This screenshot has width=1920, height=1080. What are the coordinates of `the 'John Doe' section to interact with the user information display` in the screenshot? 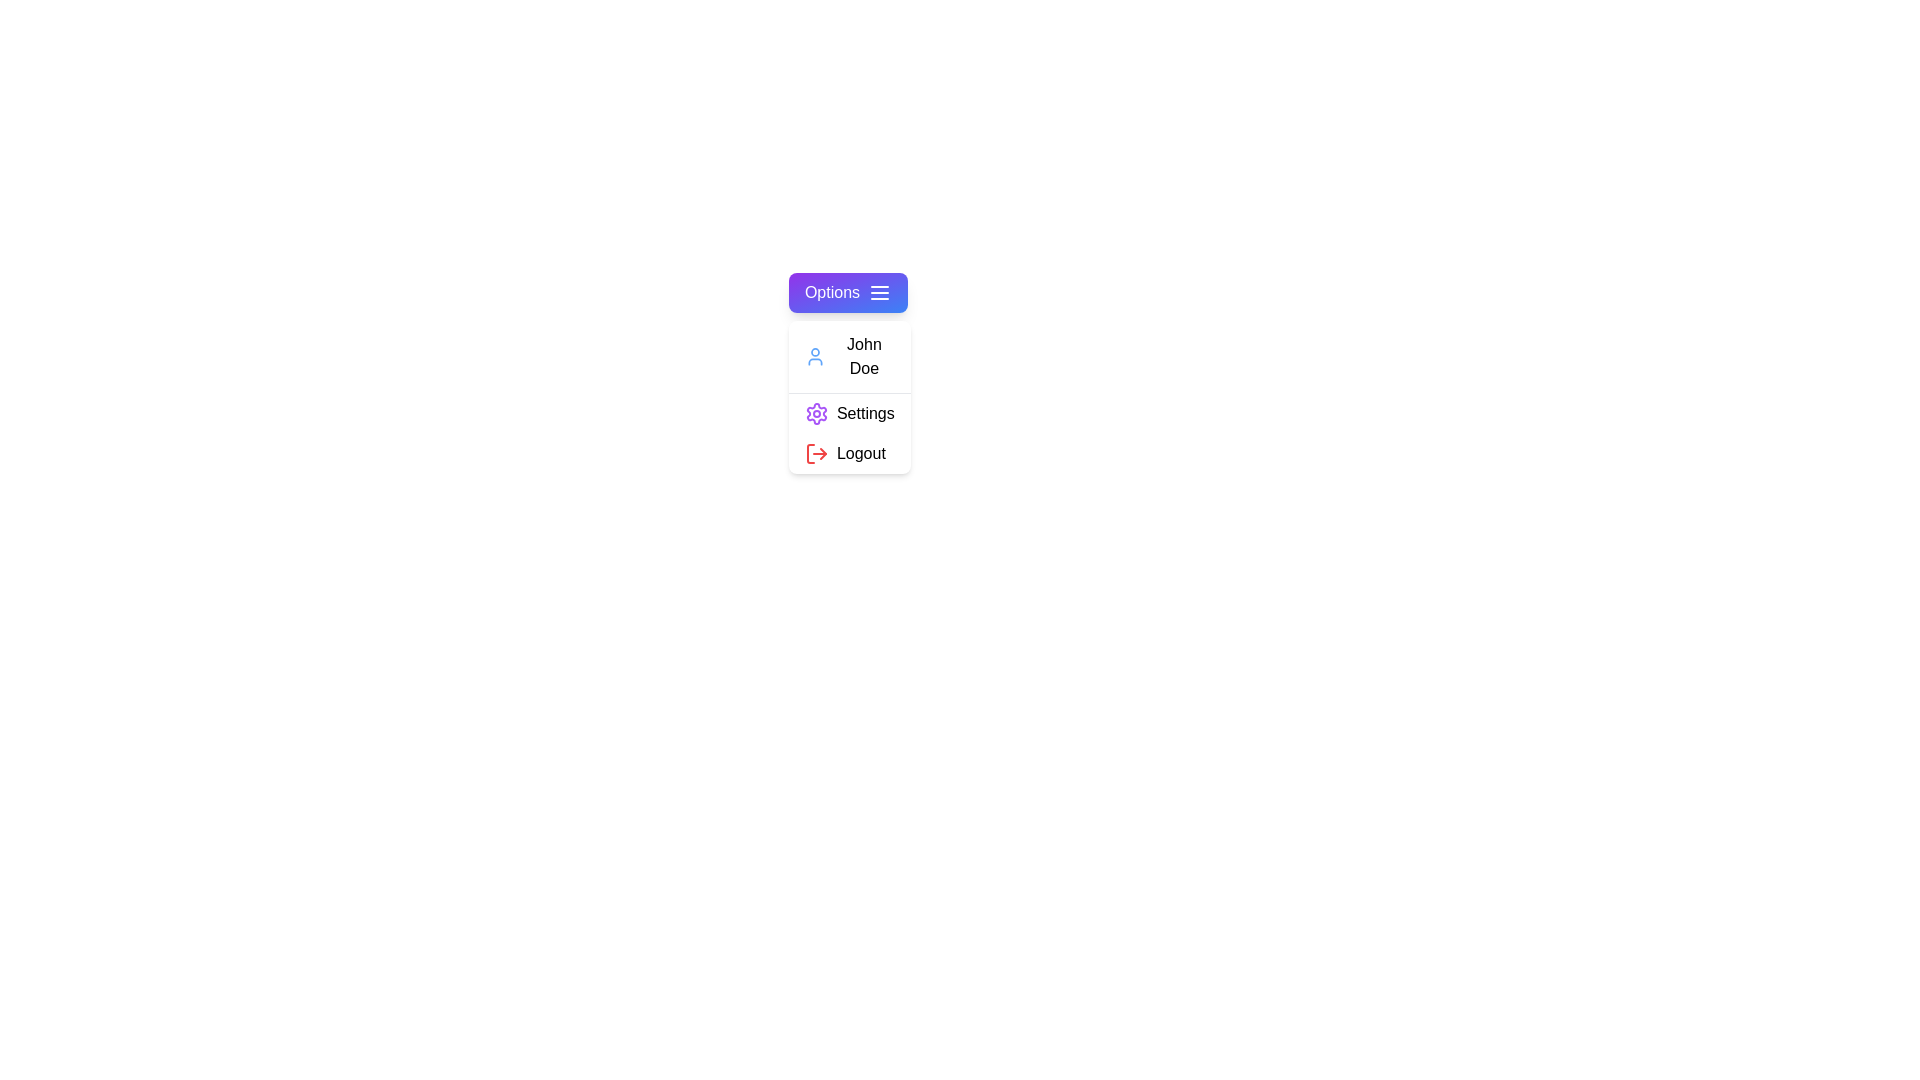 It's located at (849, 356).